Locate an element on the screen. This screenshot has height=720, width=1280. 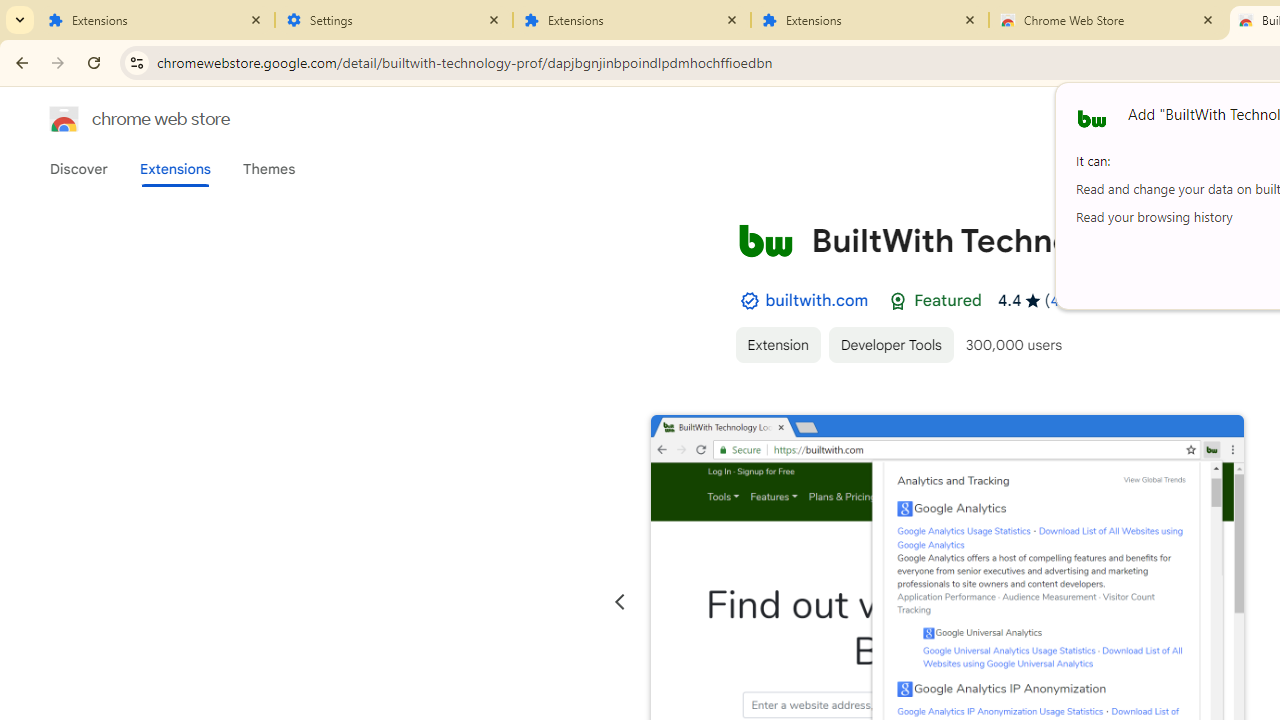
'Previous slide' is located at coordinates (618, 601).